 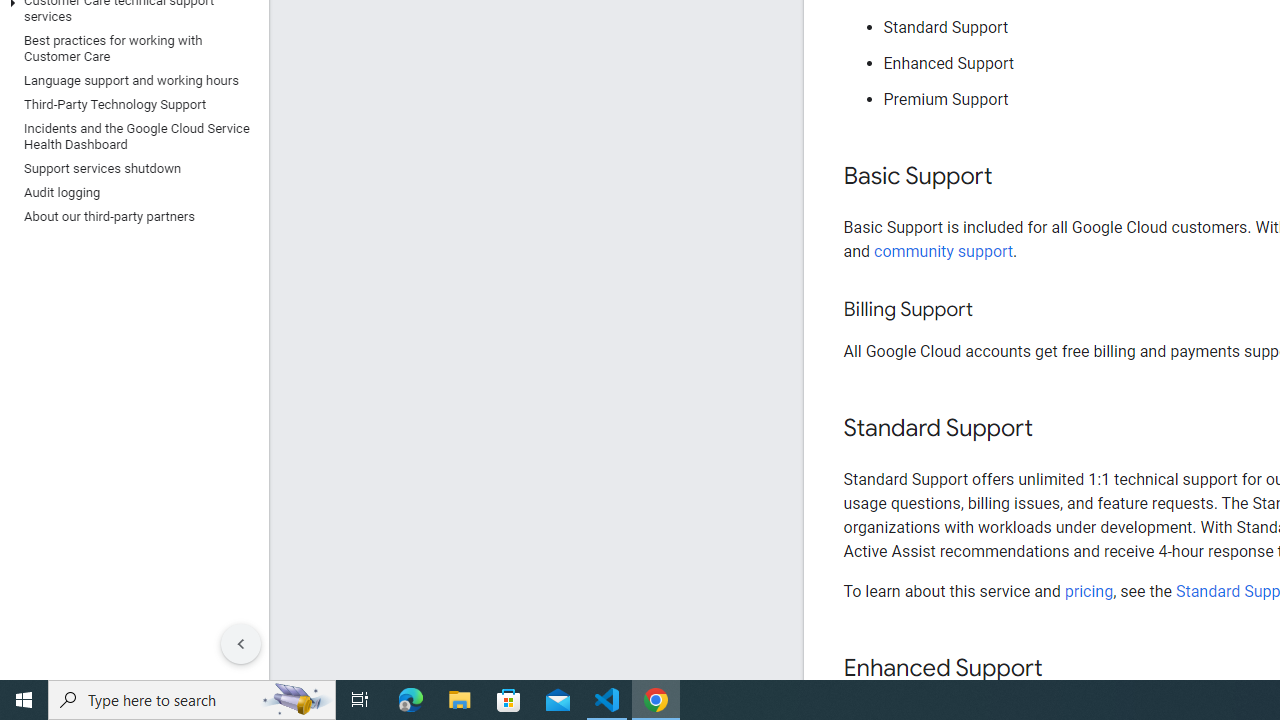 I want to click on 'Third-Party Technology Support', so click(x=129, y=104).